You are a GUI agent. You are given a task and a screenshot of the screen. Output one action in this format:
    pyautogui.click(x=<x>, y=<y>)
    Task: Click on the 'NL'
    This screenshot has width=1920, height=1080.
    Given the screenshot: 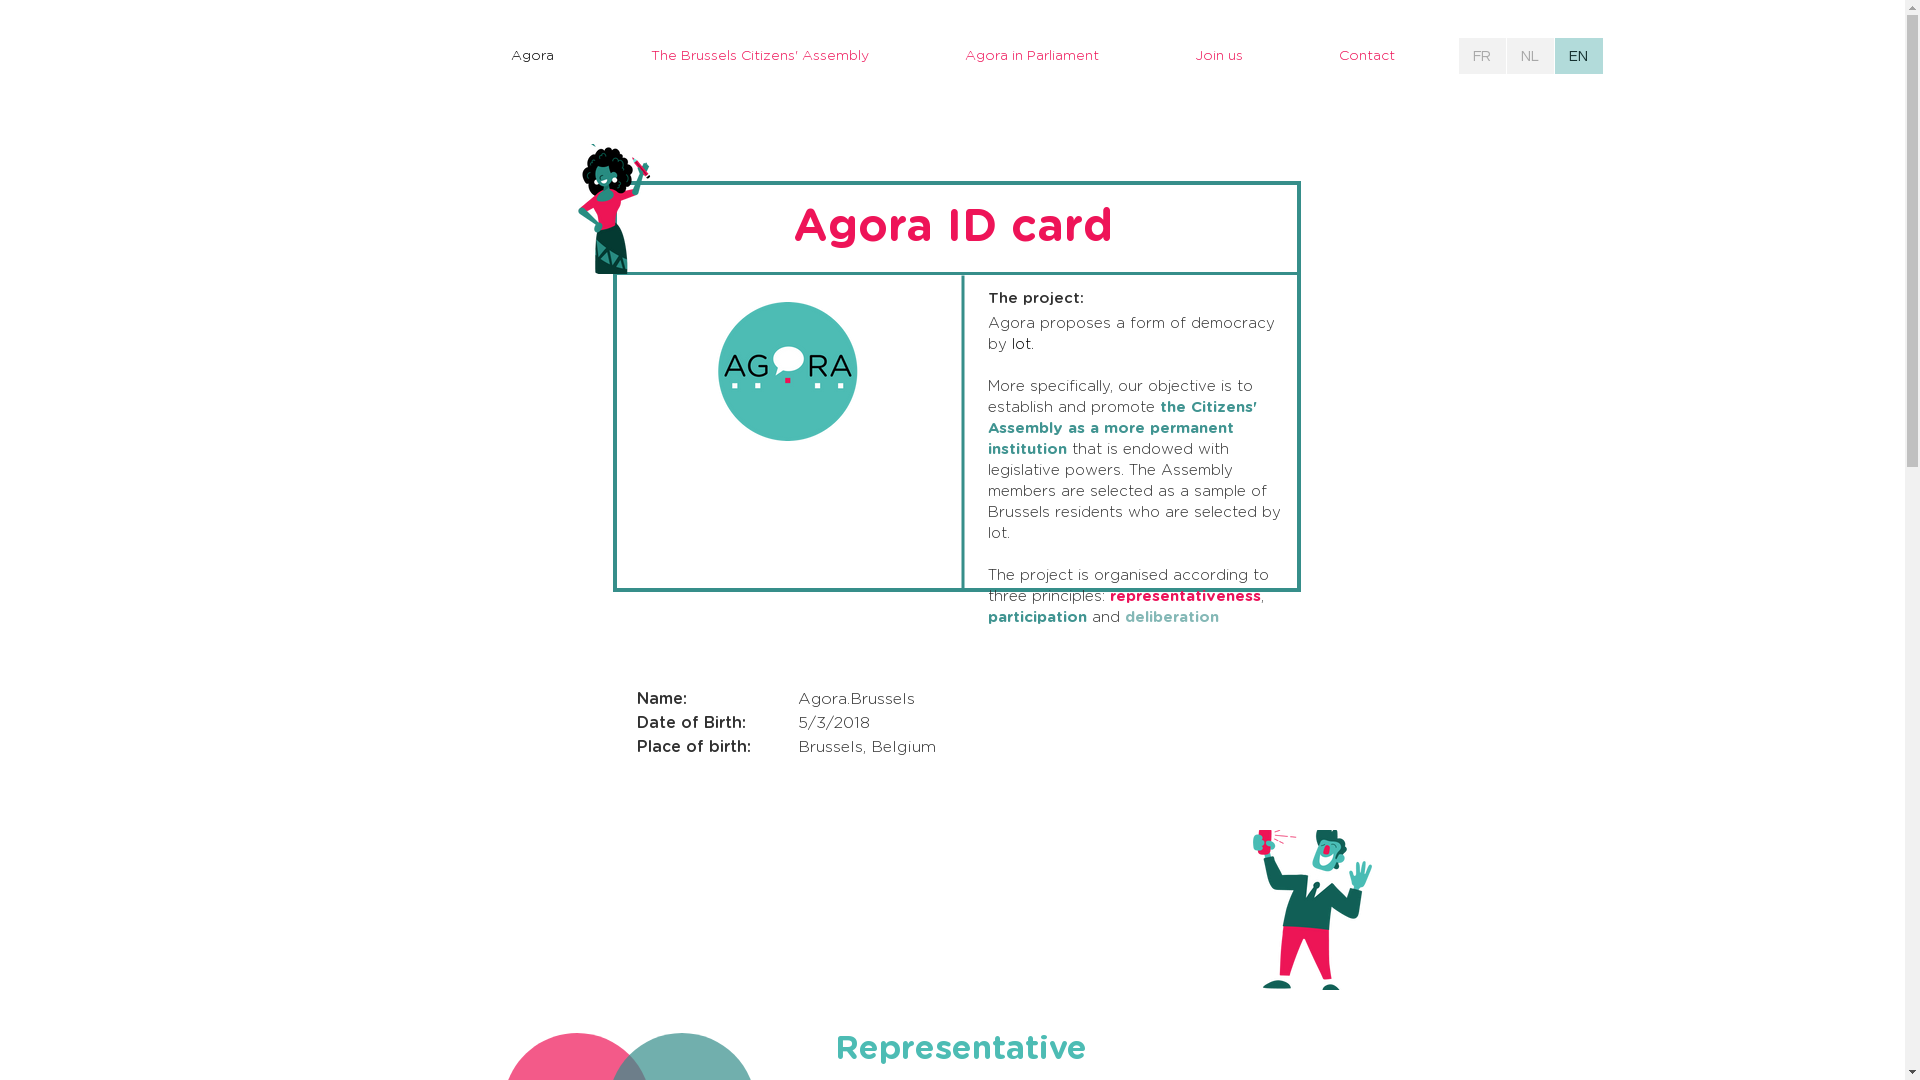 What is the action you would take?
    pyautogui.click(x=1529, y=55)
    